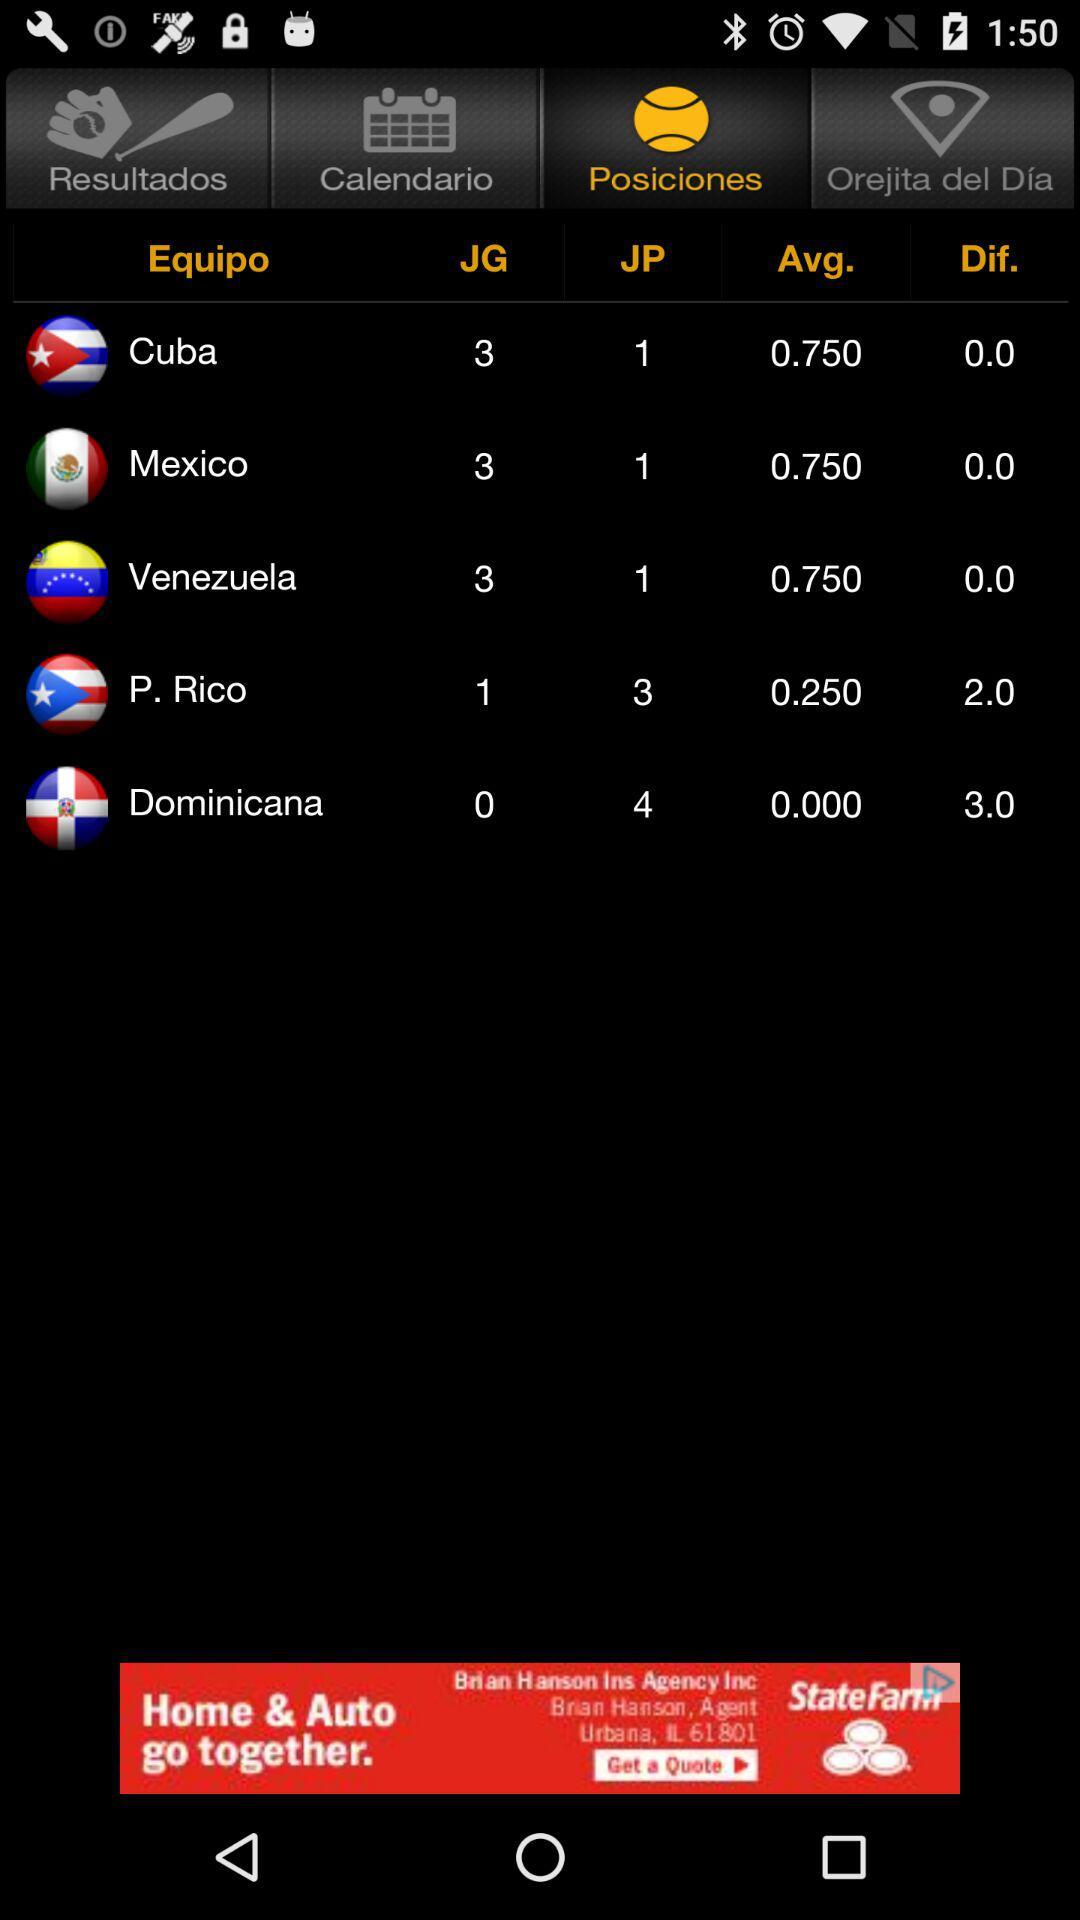 The image size is (1080, 1920). What do you see at coordinates (675, 137) in the screenshot?
I see `show positions` at bounding box center [675, 137].